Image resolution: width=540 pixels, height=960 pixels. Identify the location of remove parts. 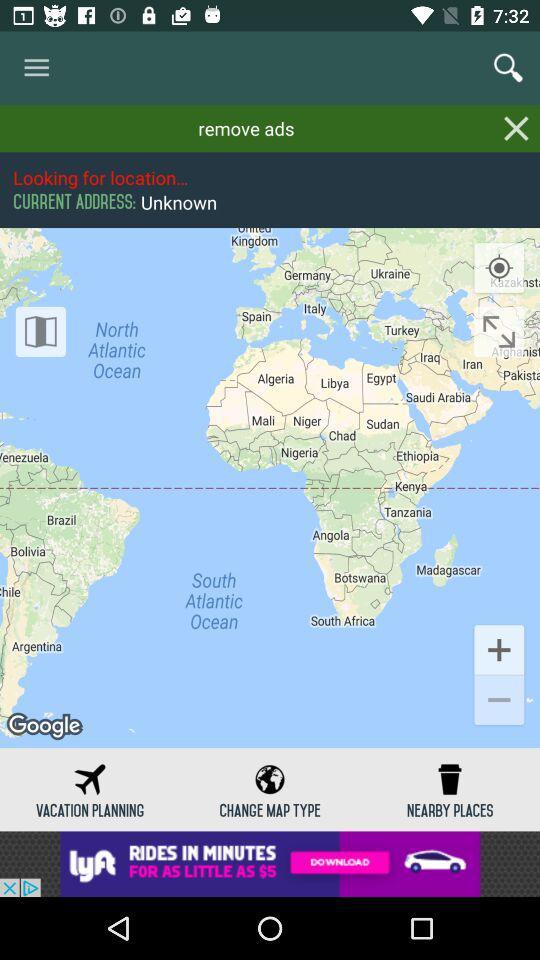
(516, 127).